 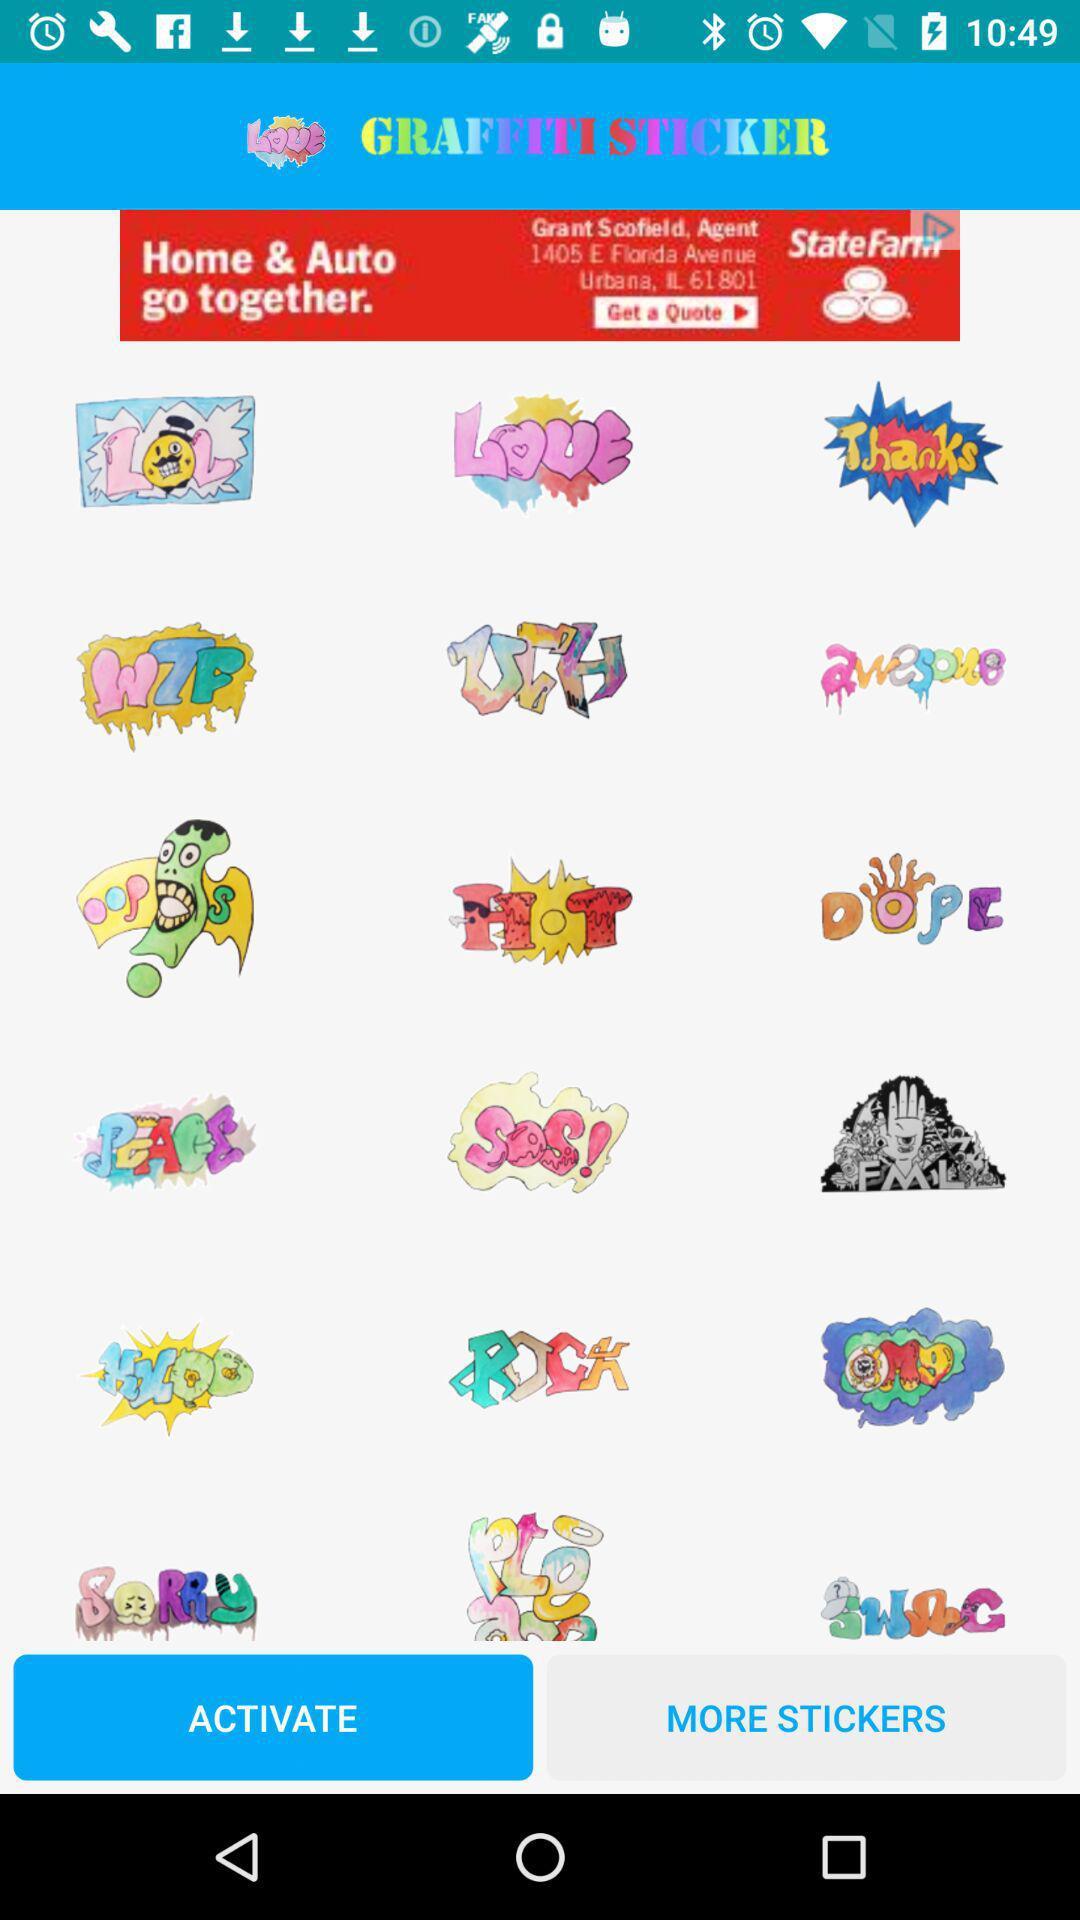 I want to click on view advertisement, so click(x=540, y=274).